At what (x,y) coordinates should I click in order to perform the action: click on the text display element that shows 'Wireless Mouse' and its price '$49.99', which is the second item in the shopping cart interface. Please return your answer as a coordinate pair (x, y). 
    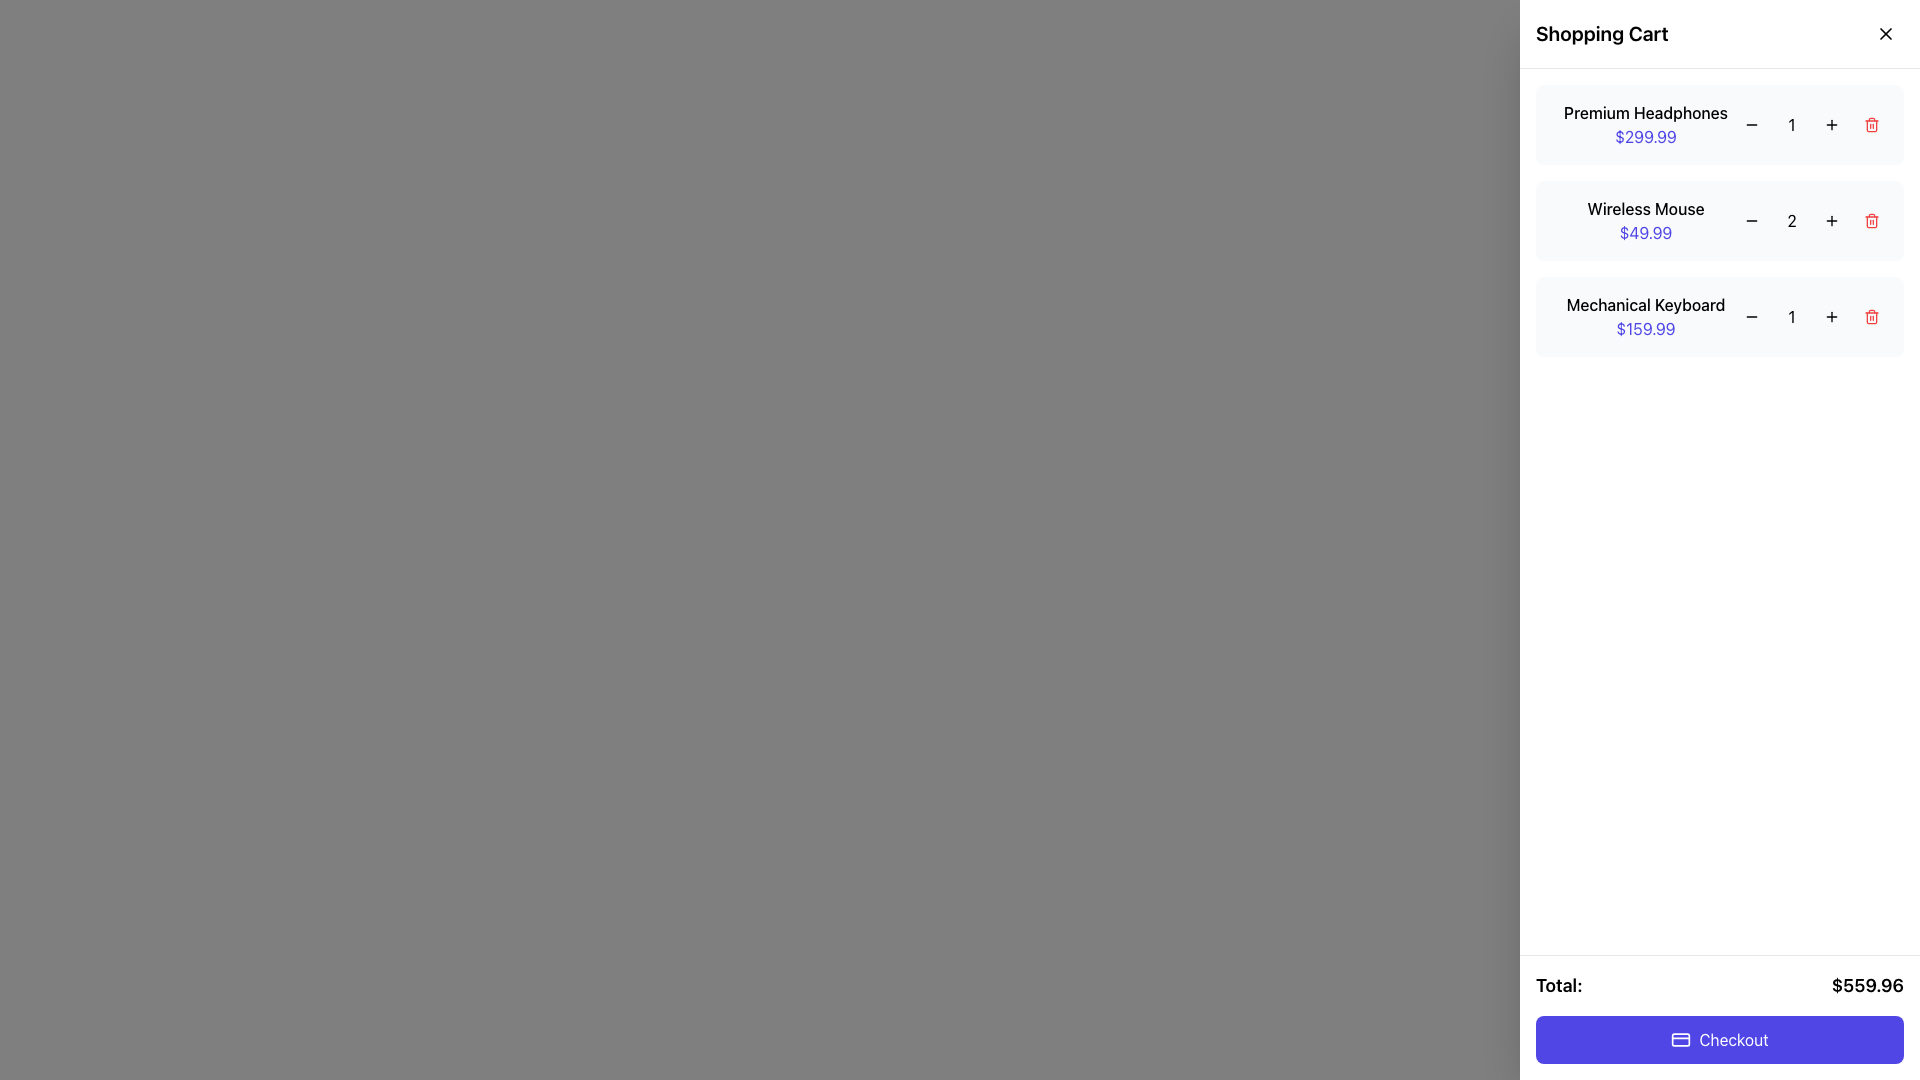
    Looking at the image, I should click on (1646, 220).